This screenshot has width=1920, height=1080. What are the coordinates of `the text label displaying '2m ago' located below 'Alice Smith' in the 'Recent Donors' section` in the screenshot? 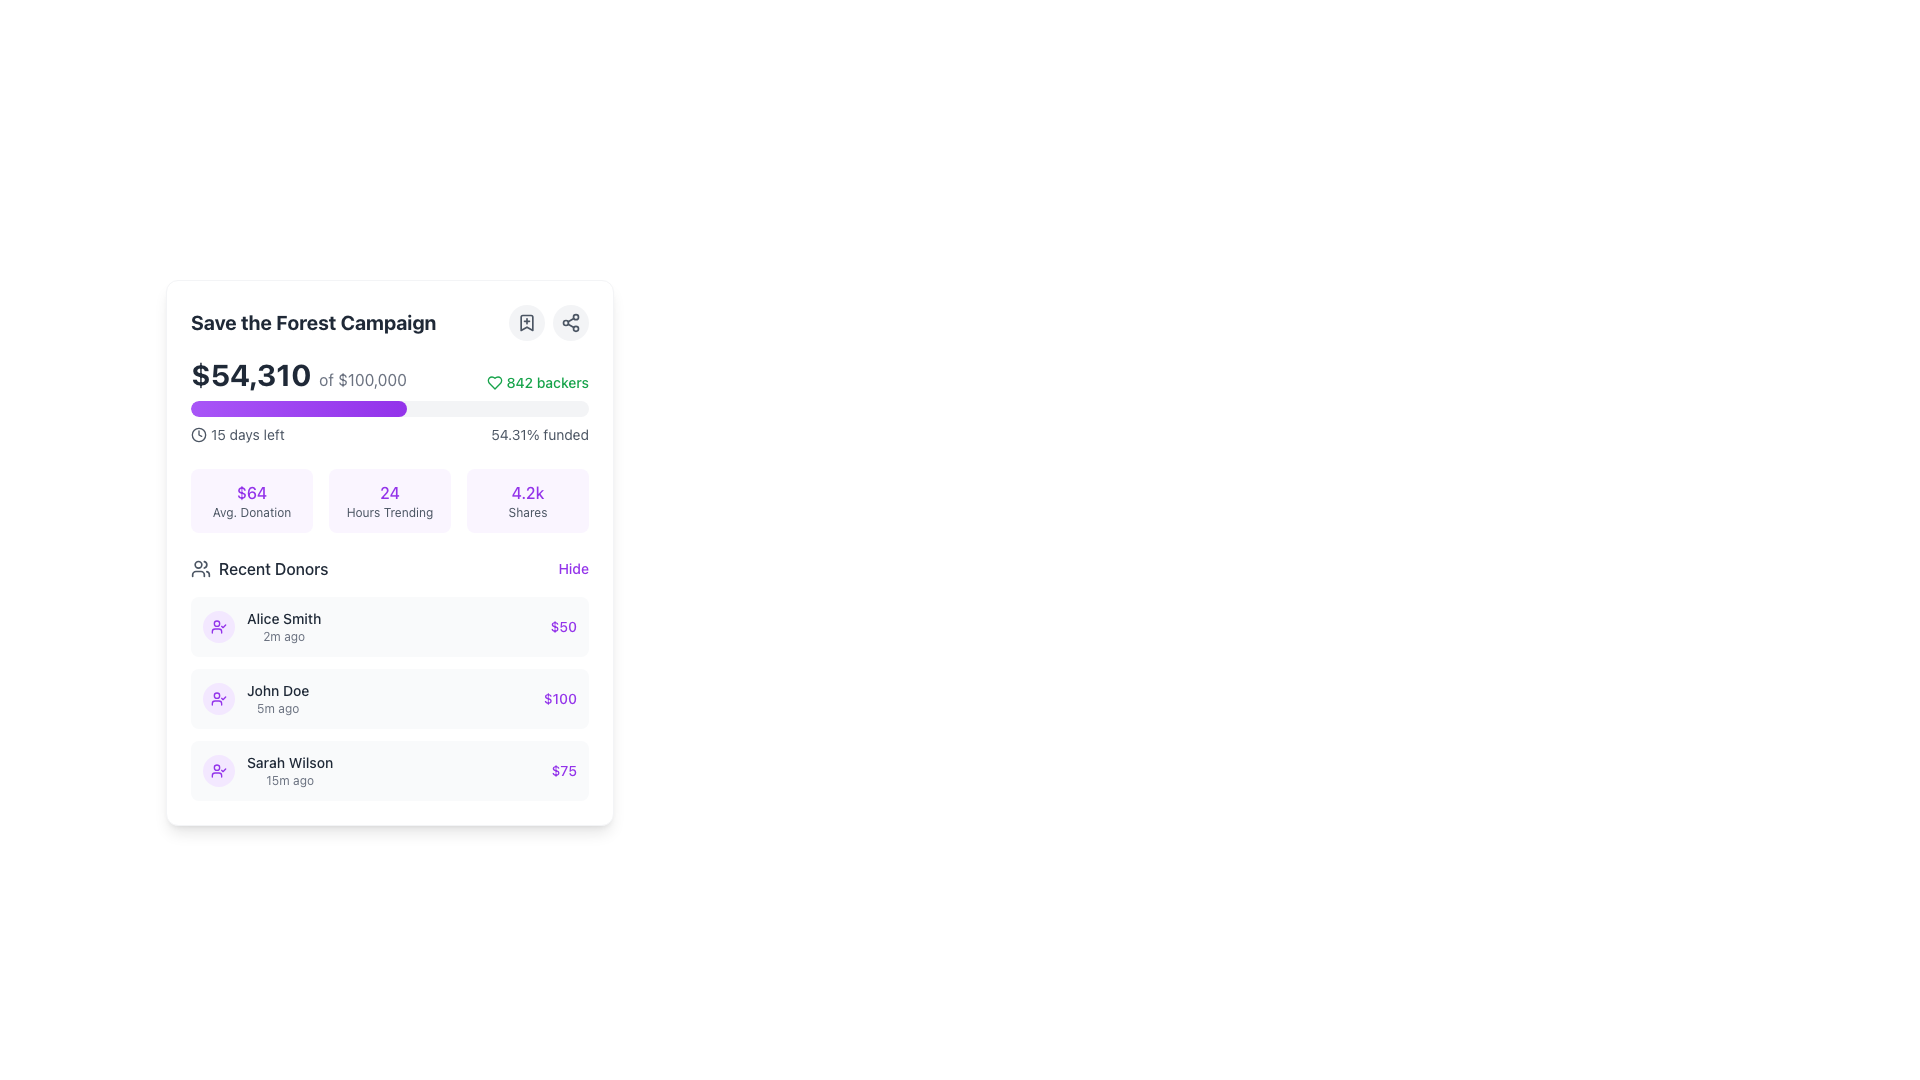 It's located at (283, 636).